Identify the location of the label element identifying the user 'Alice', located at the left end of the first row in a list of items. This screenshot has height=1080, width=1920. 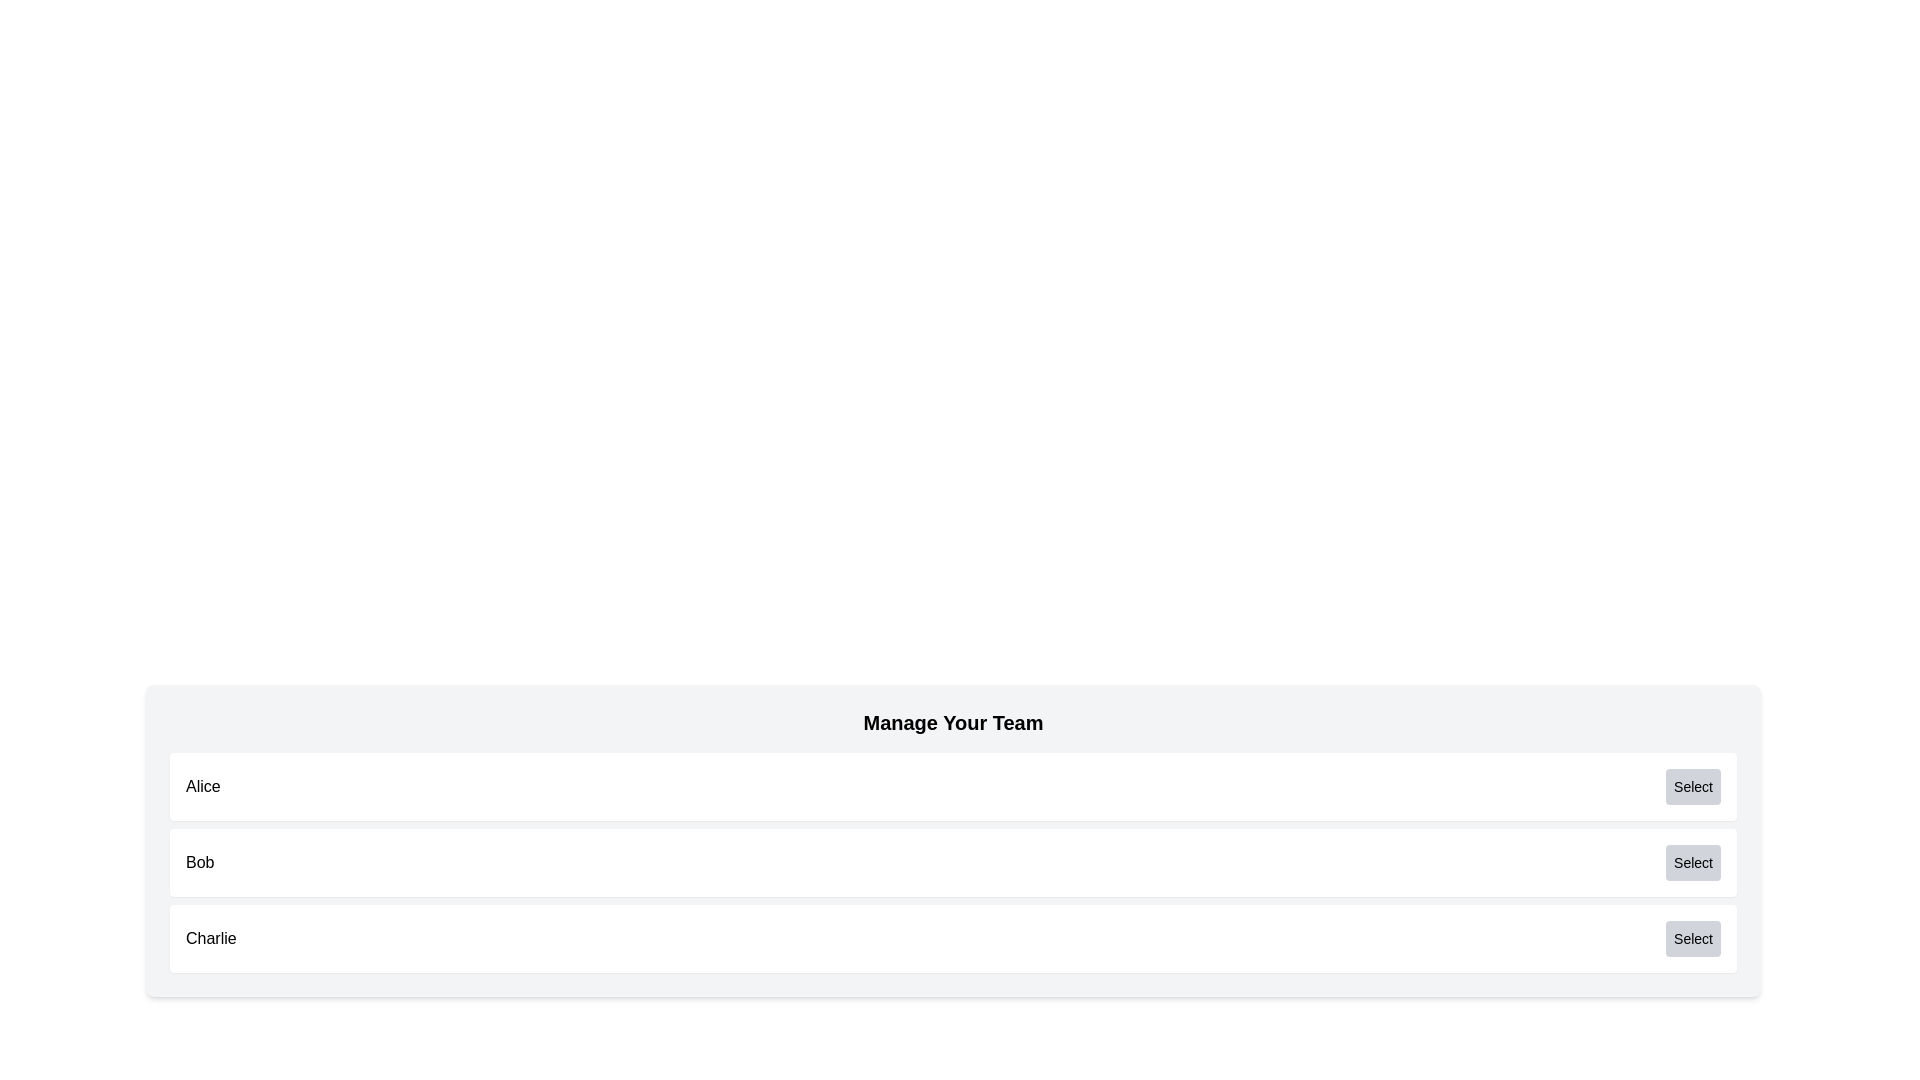
(203, 785).